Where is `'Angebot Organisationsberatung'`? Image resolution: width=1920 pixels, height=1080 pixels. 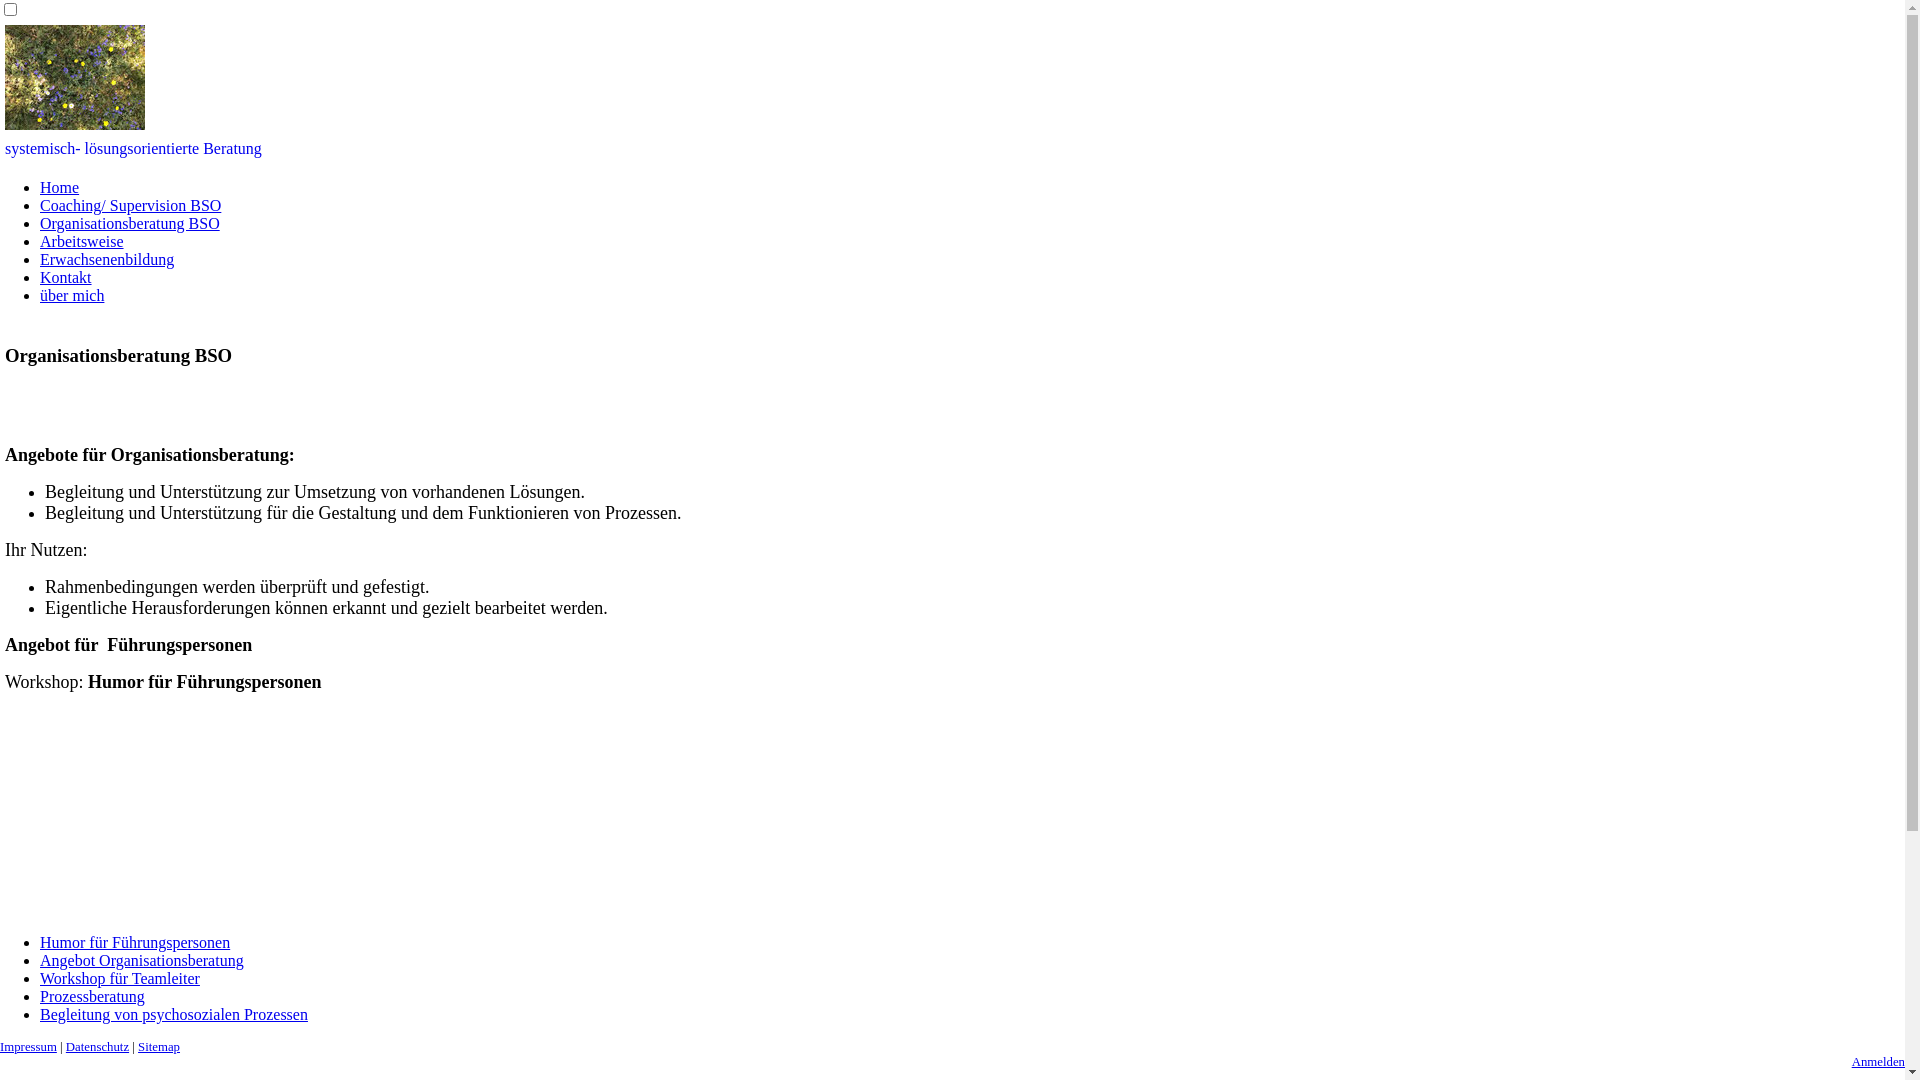 'Angebot Organisationsberatung' is located at coordinates (141, 959).